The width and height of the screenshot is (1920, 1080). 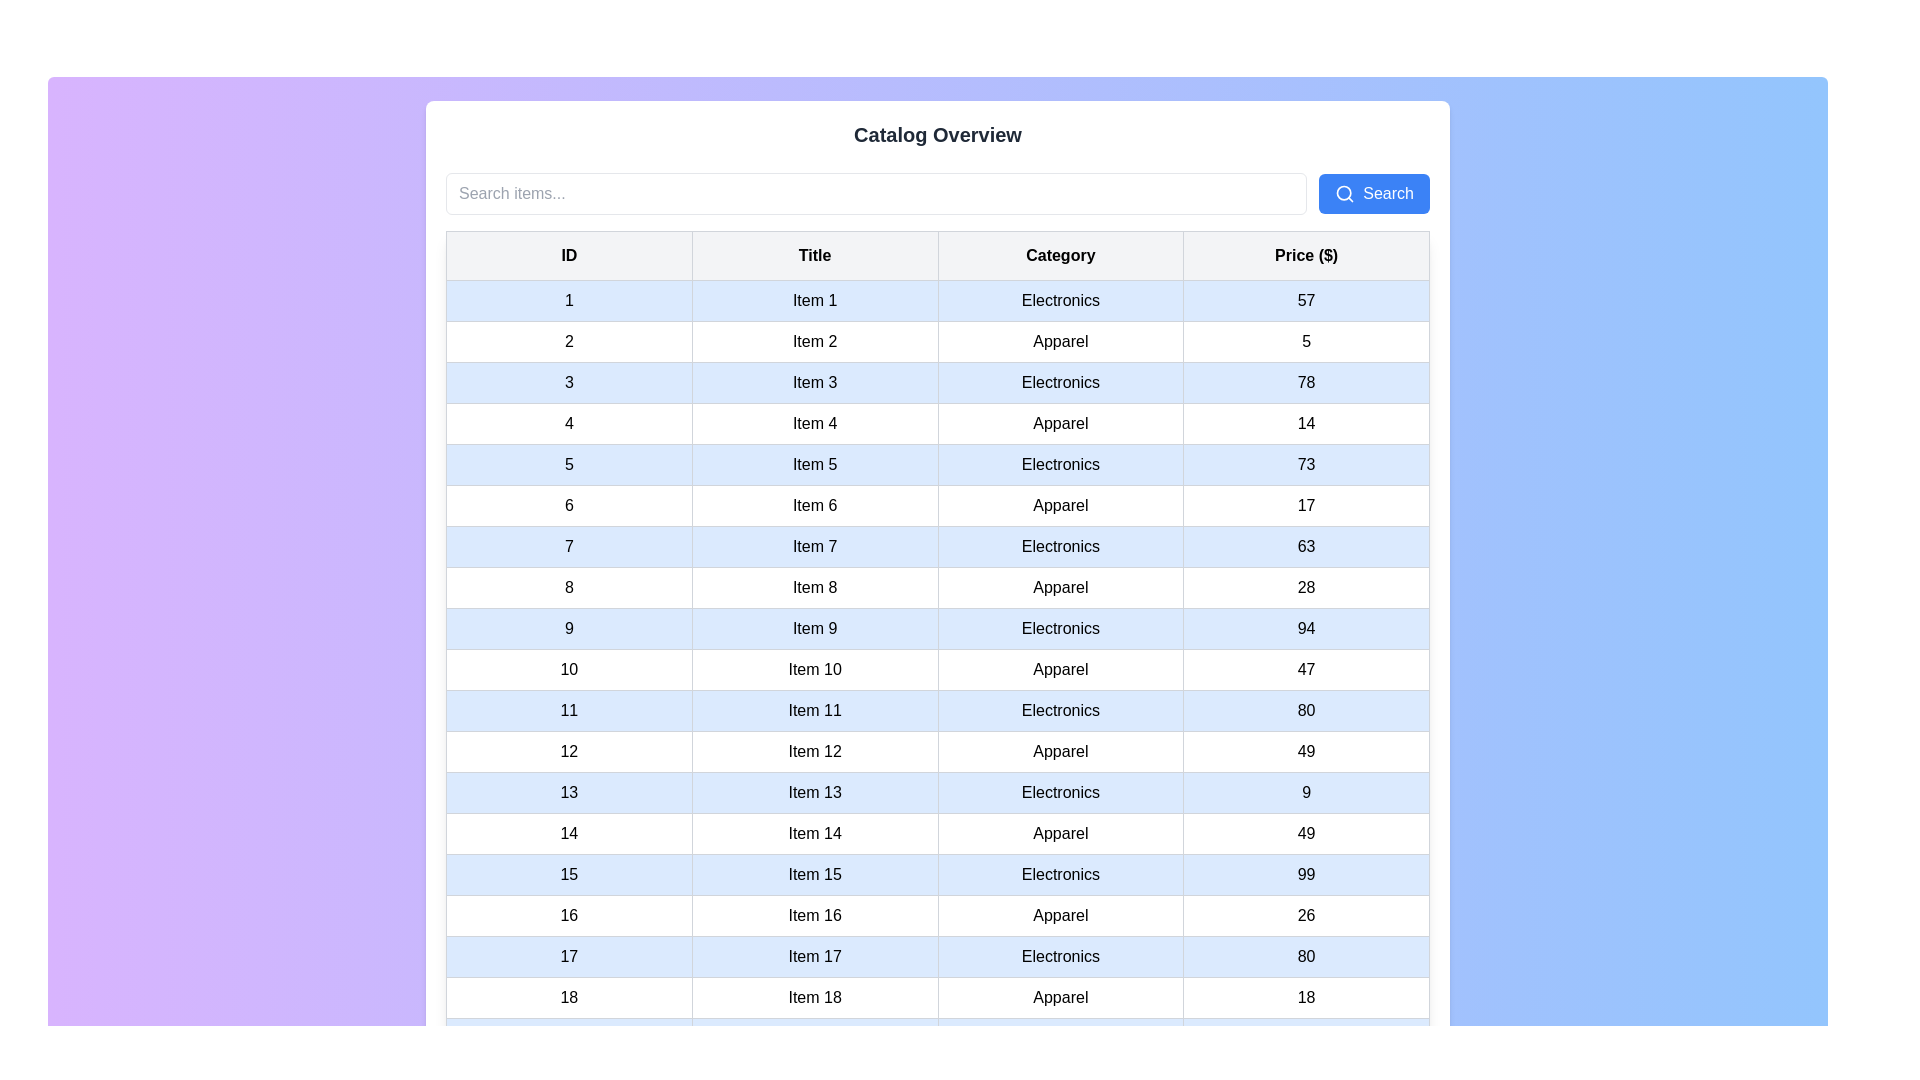 I want to click on the table cell displaying 'Item 11', which is the second cell in the eleventh row under the 'Title' column, so click(x=815, y=709).